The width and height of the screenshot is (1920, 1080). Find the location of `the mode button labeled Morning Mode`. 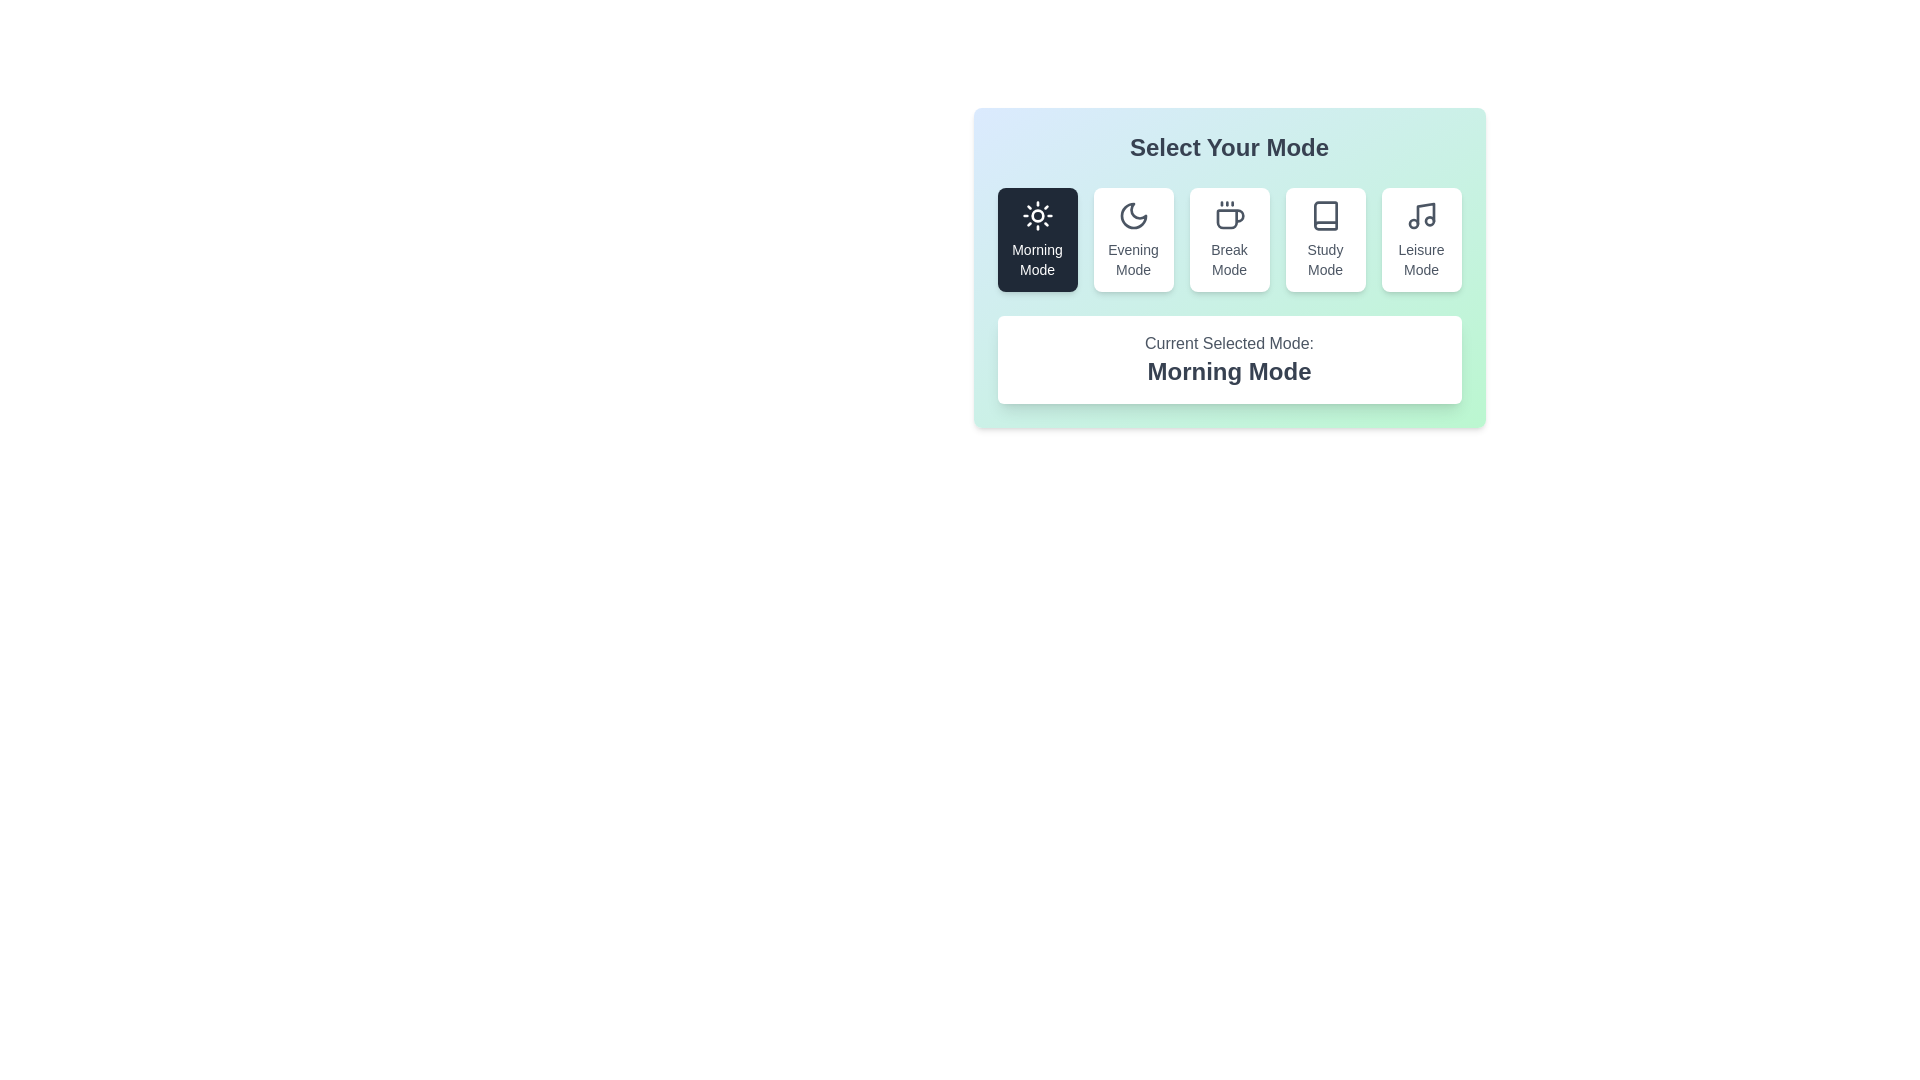

the mode button labeled Morning Mode is located at coordinates (1037, 238).